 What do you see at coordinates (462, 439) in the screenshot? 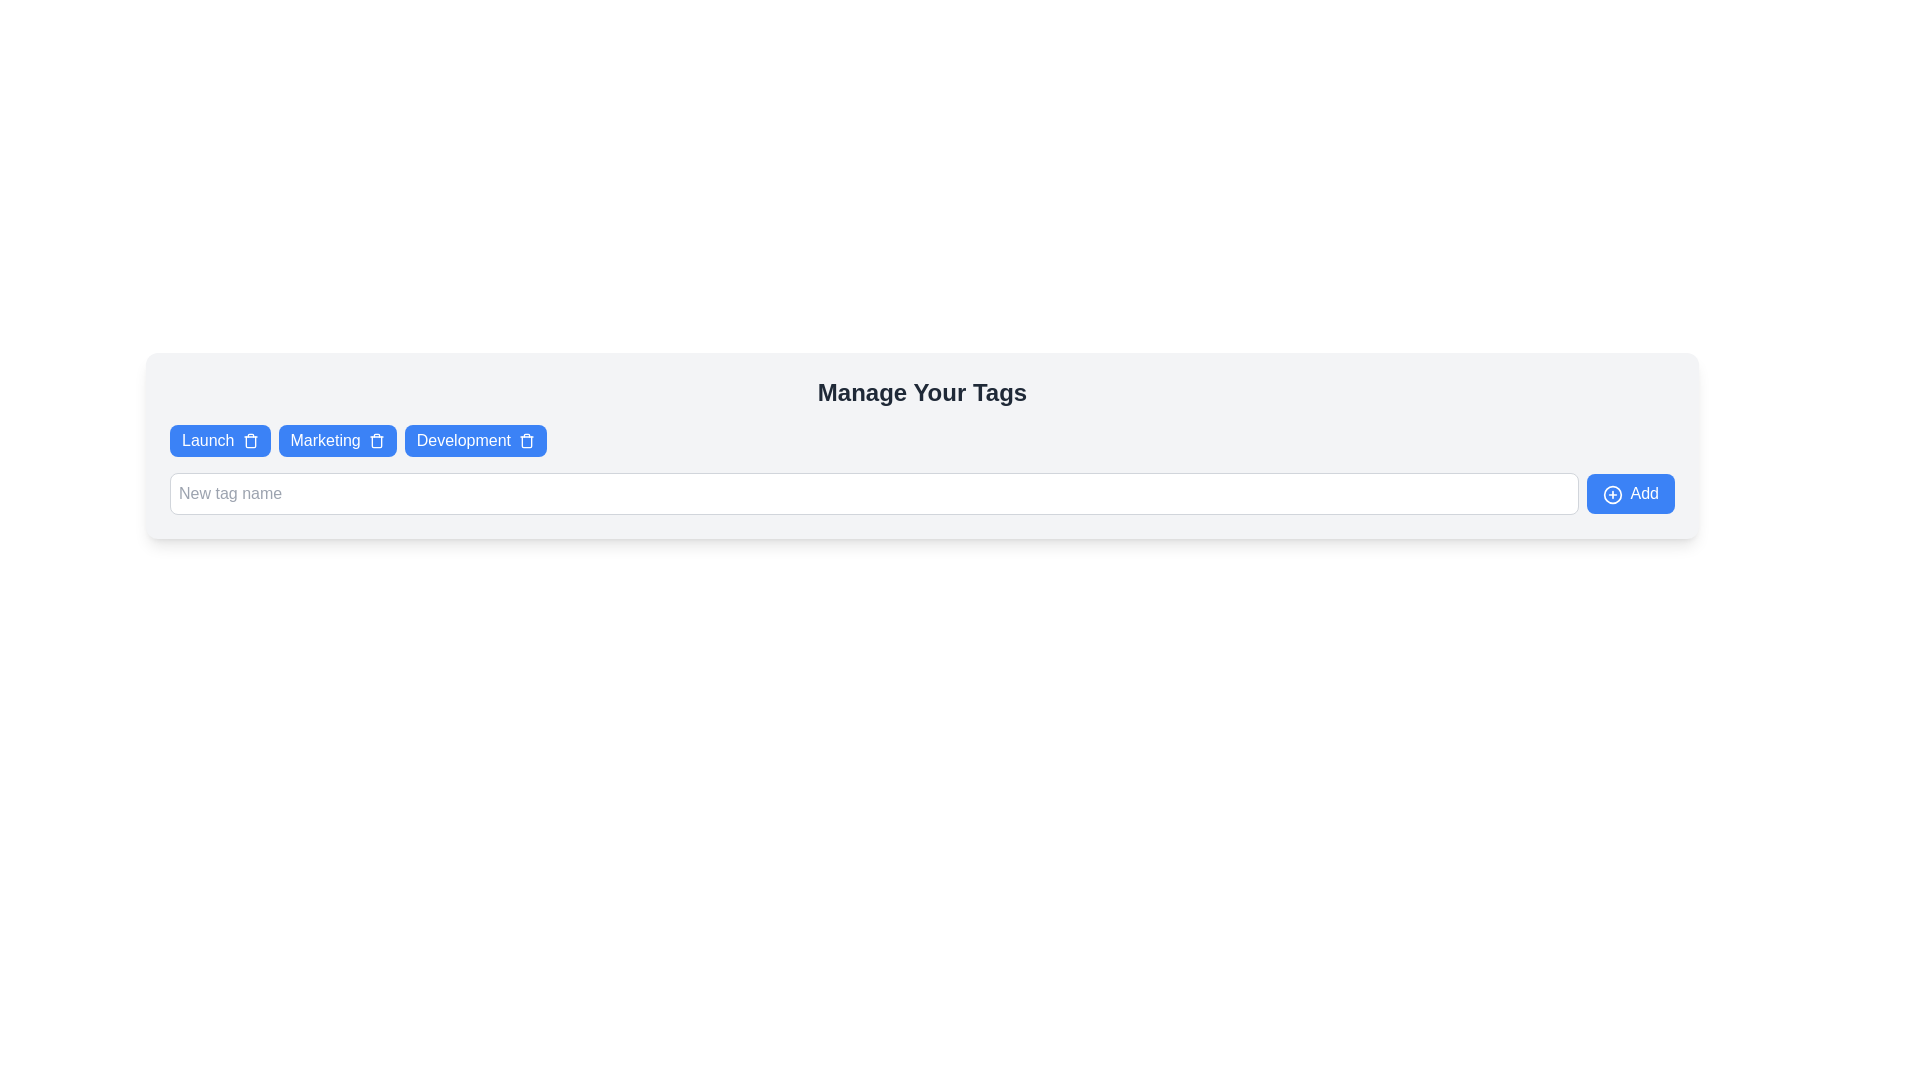
I see `the 'Development' button to focus on it, which is the third button in a row of tags indicating content related to development` at bounding box center [462, 439].